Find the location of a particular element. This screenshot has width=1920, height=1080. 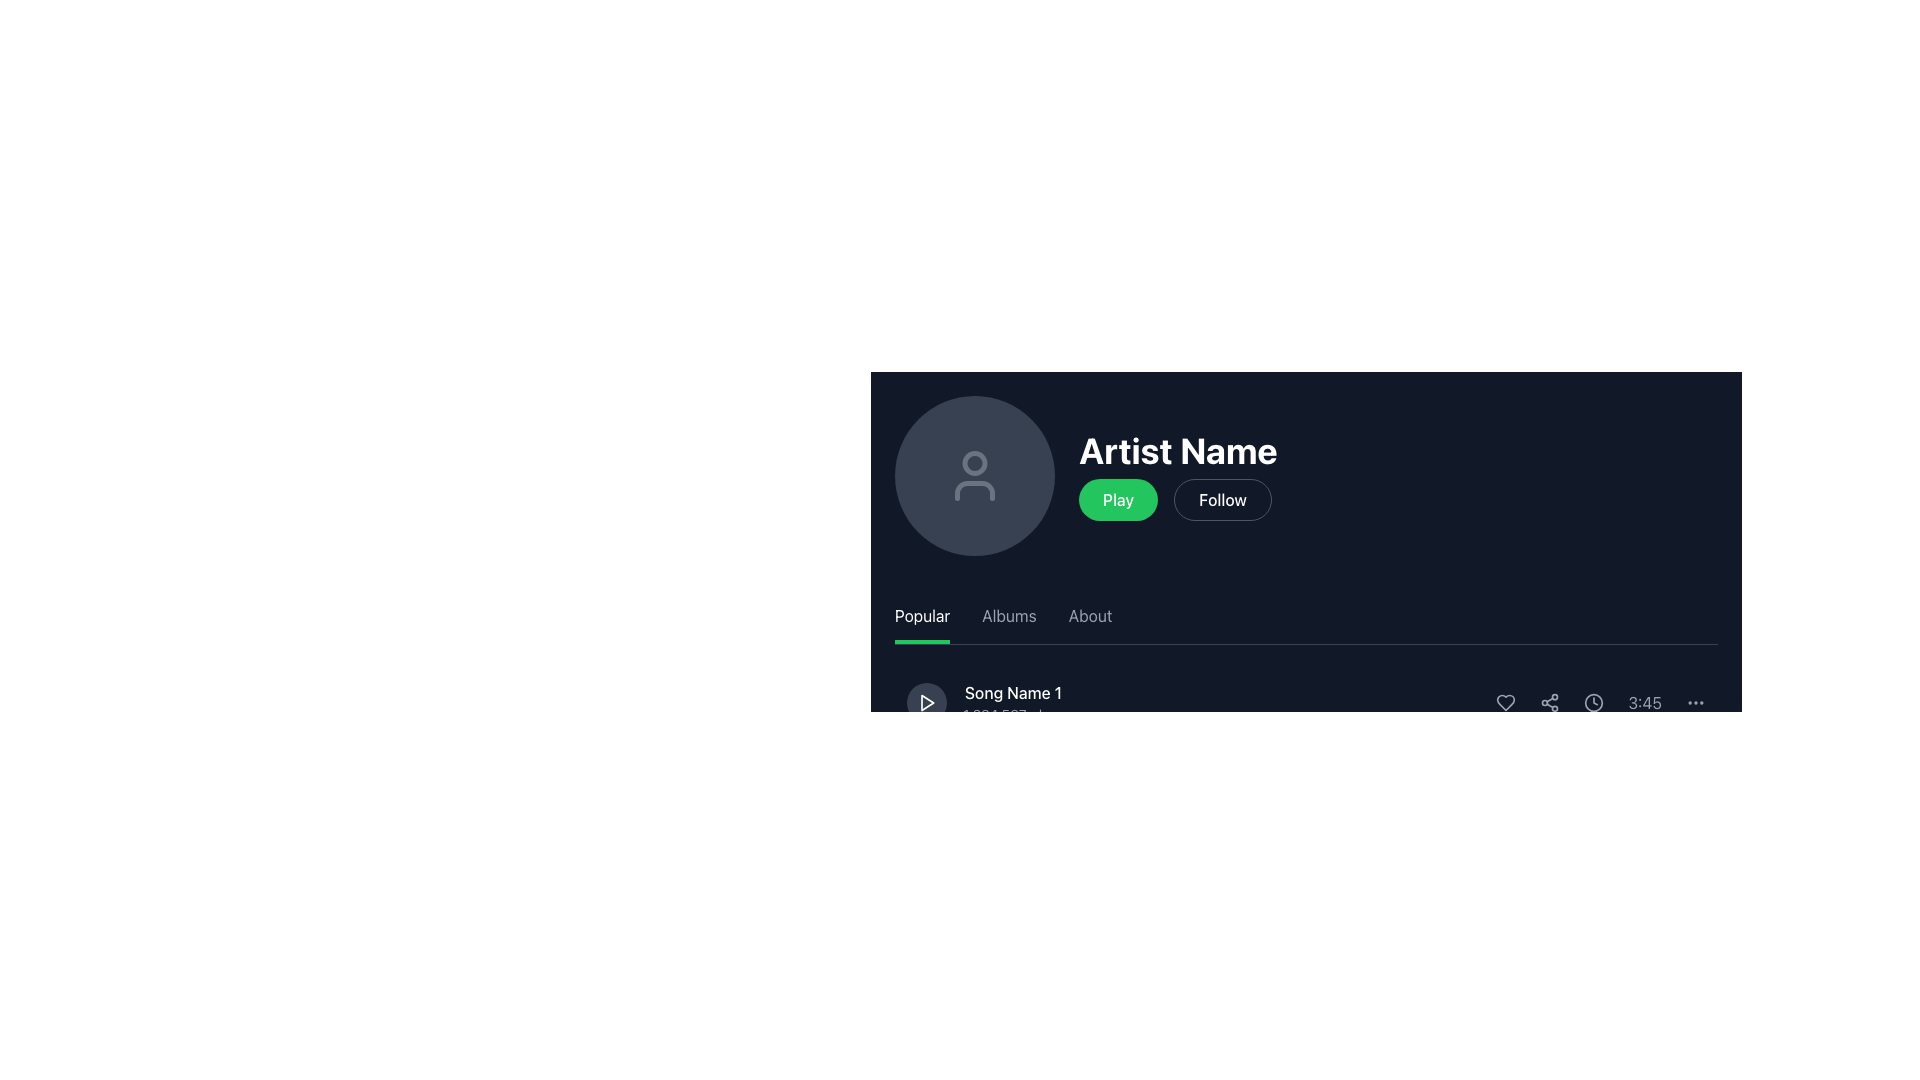

the small triangular play icon located near the left side of the list of songs is located at coordinates (926, 701).